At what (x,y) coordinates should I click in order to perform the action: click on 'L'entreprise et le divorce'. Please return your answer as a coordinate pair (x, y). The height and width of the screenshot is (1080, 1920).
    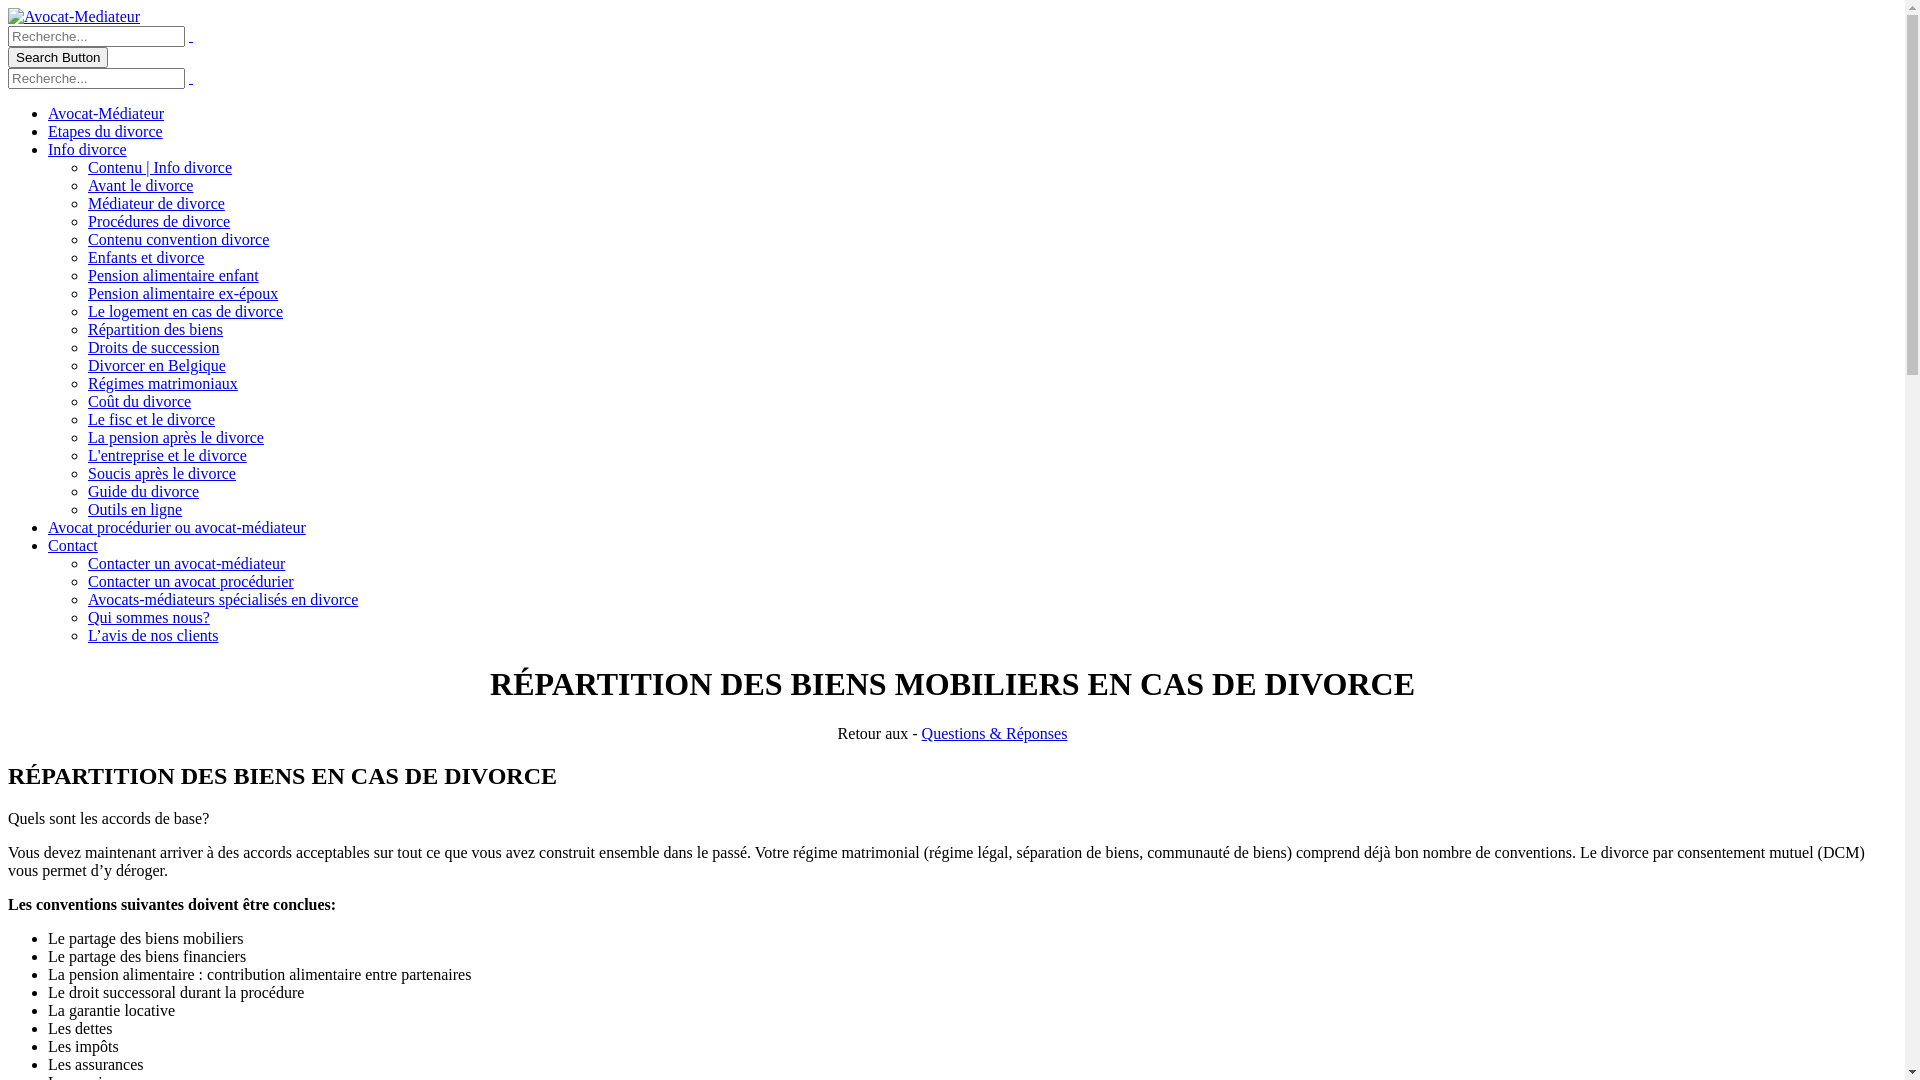
    Looking at the image, I should click on (167, 455).